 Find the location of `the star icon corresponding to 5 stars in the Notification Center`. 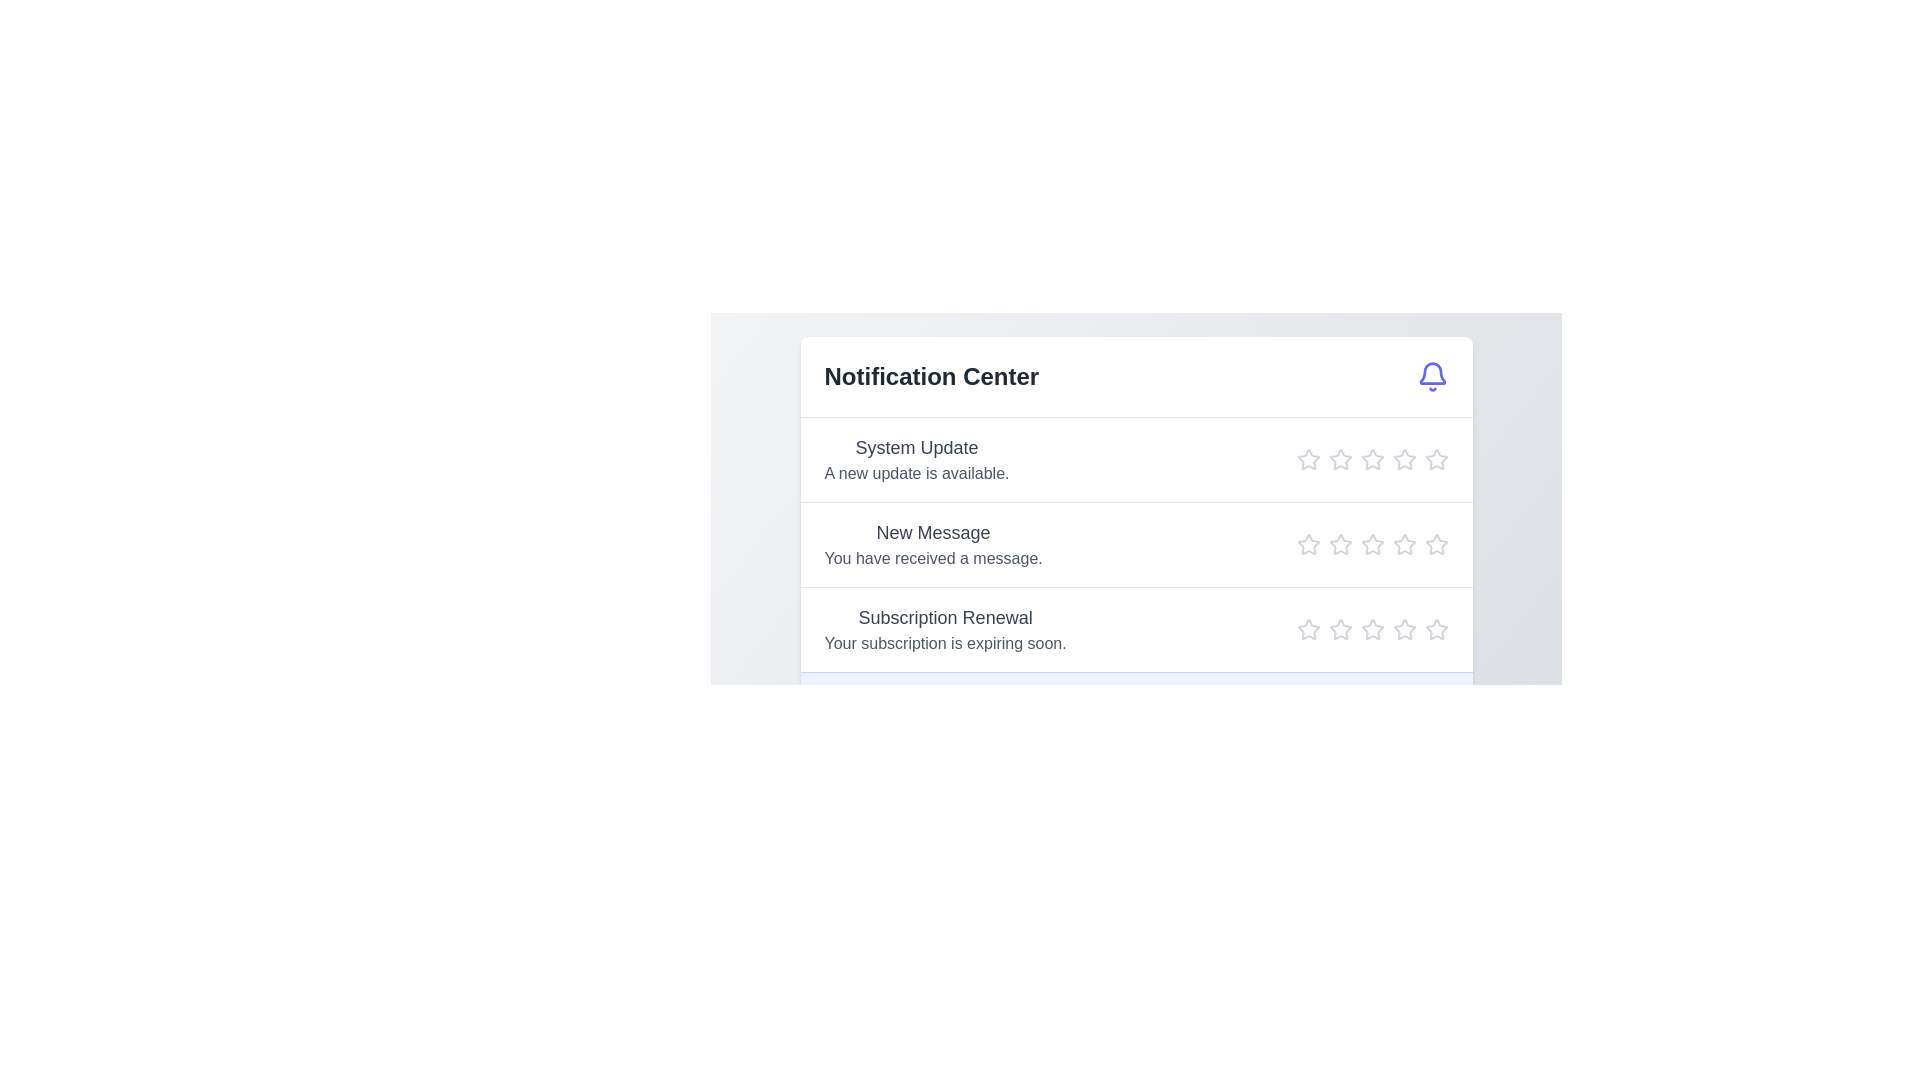

the star icon corresponding to 5 stars in the Notification Center is located at coordinates (1435, 459).